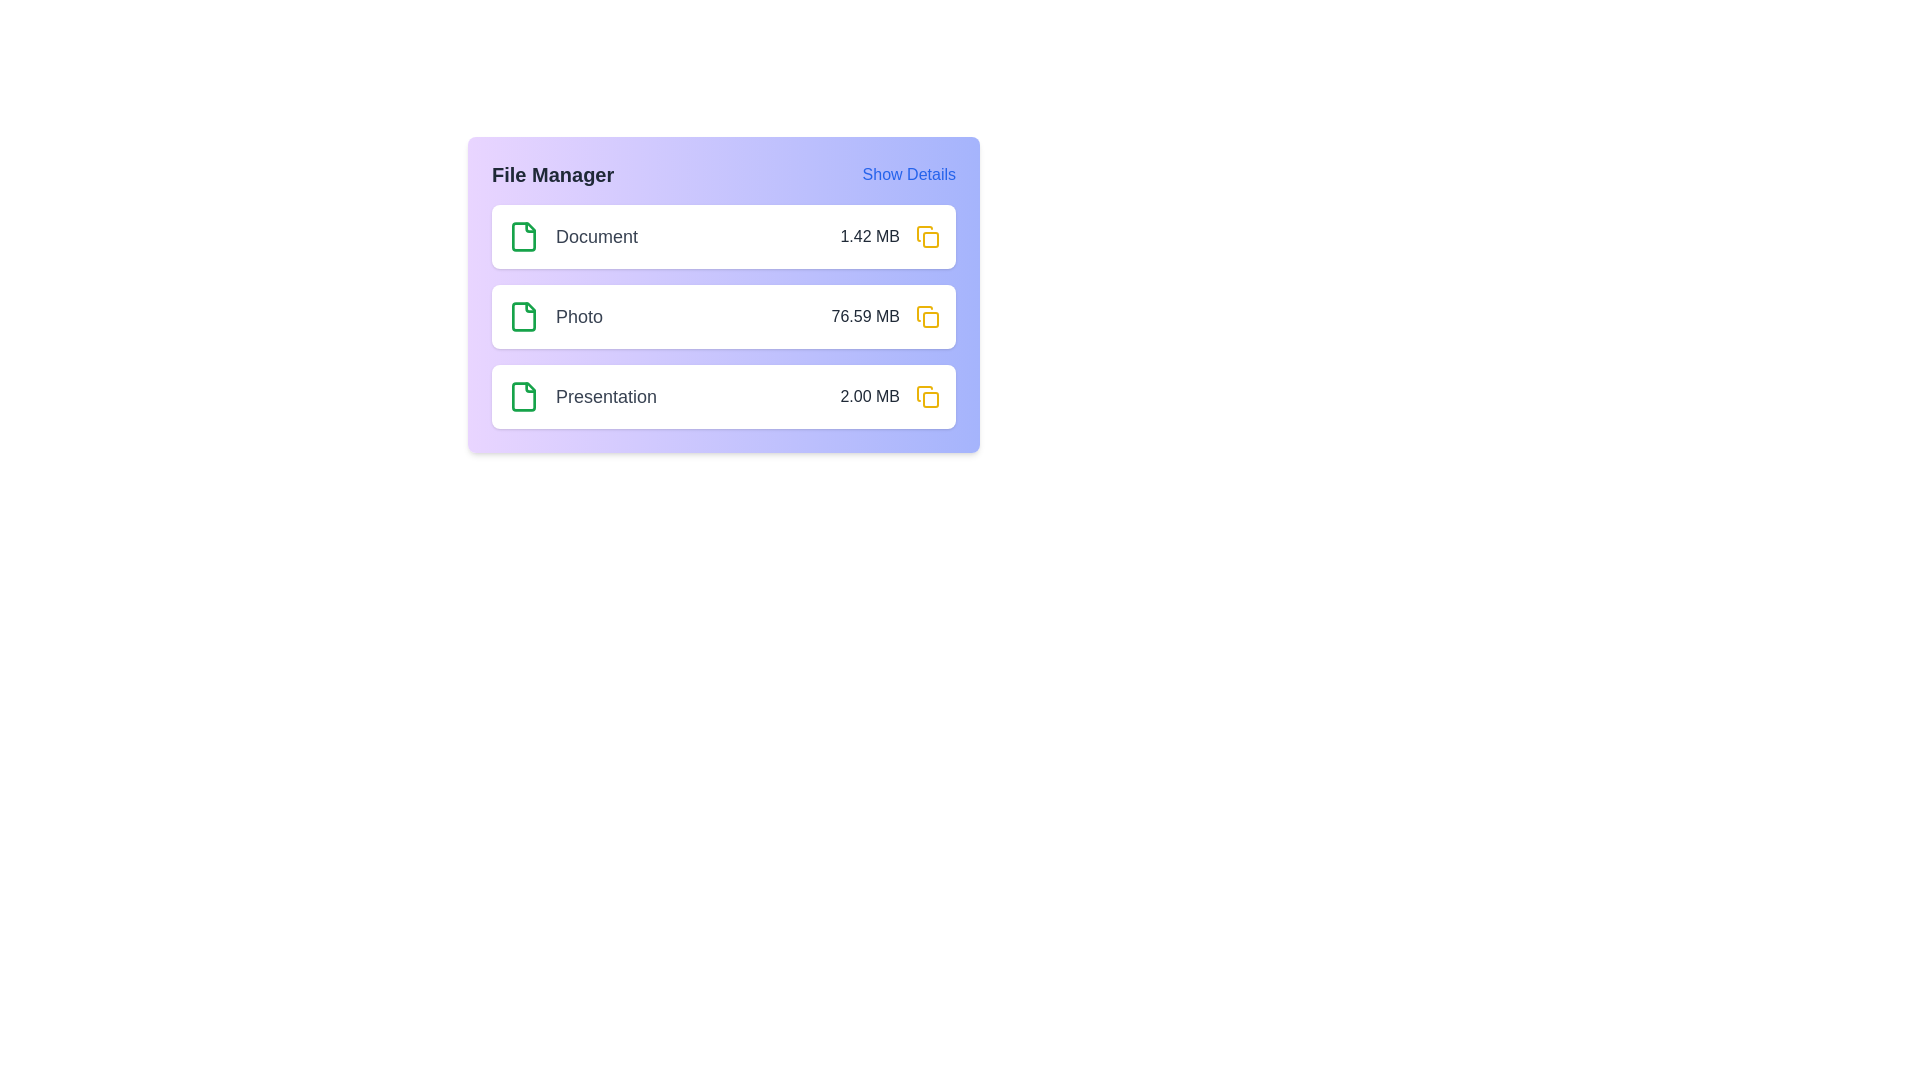 The width and height of the screenshot is (1920, 1080). What do you see at coordinates (870, 235) in the screenshot?
I see `the text label that displays the size of the associated file or document, located in the file item row labeled 'Document' in the file manager UI` at bounding box center [870, 235].